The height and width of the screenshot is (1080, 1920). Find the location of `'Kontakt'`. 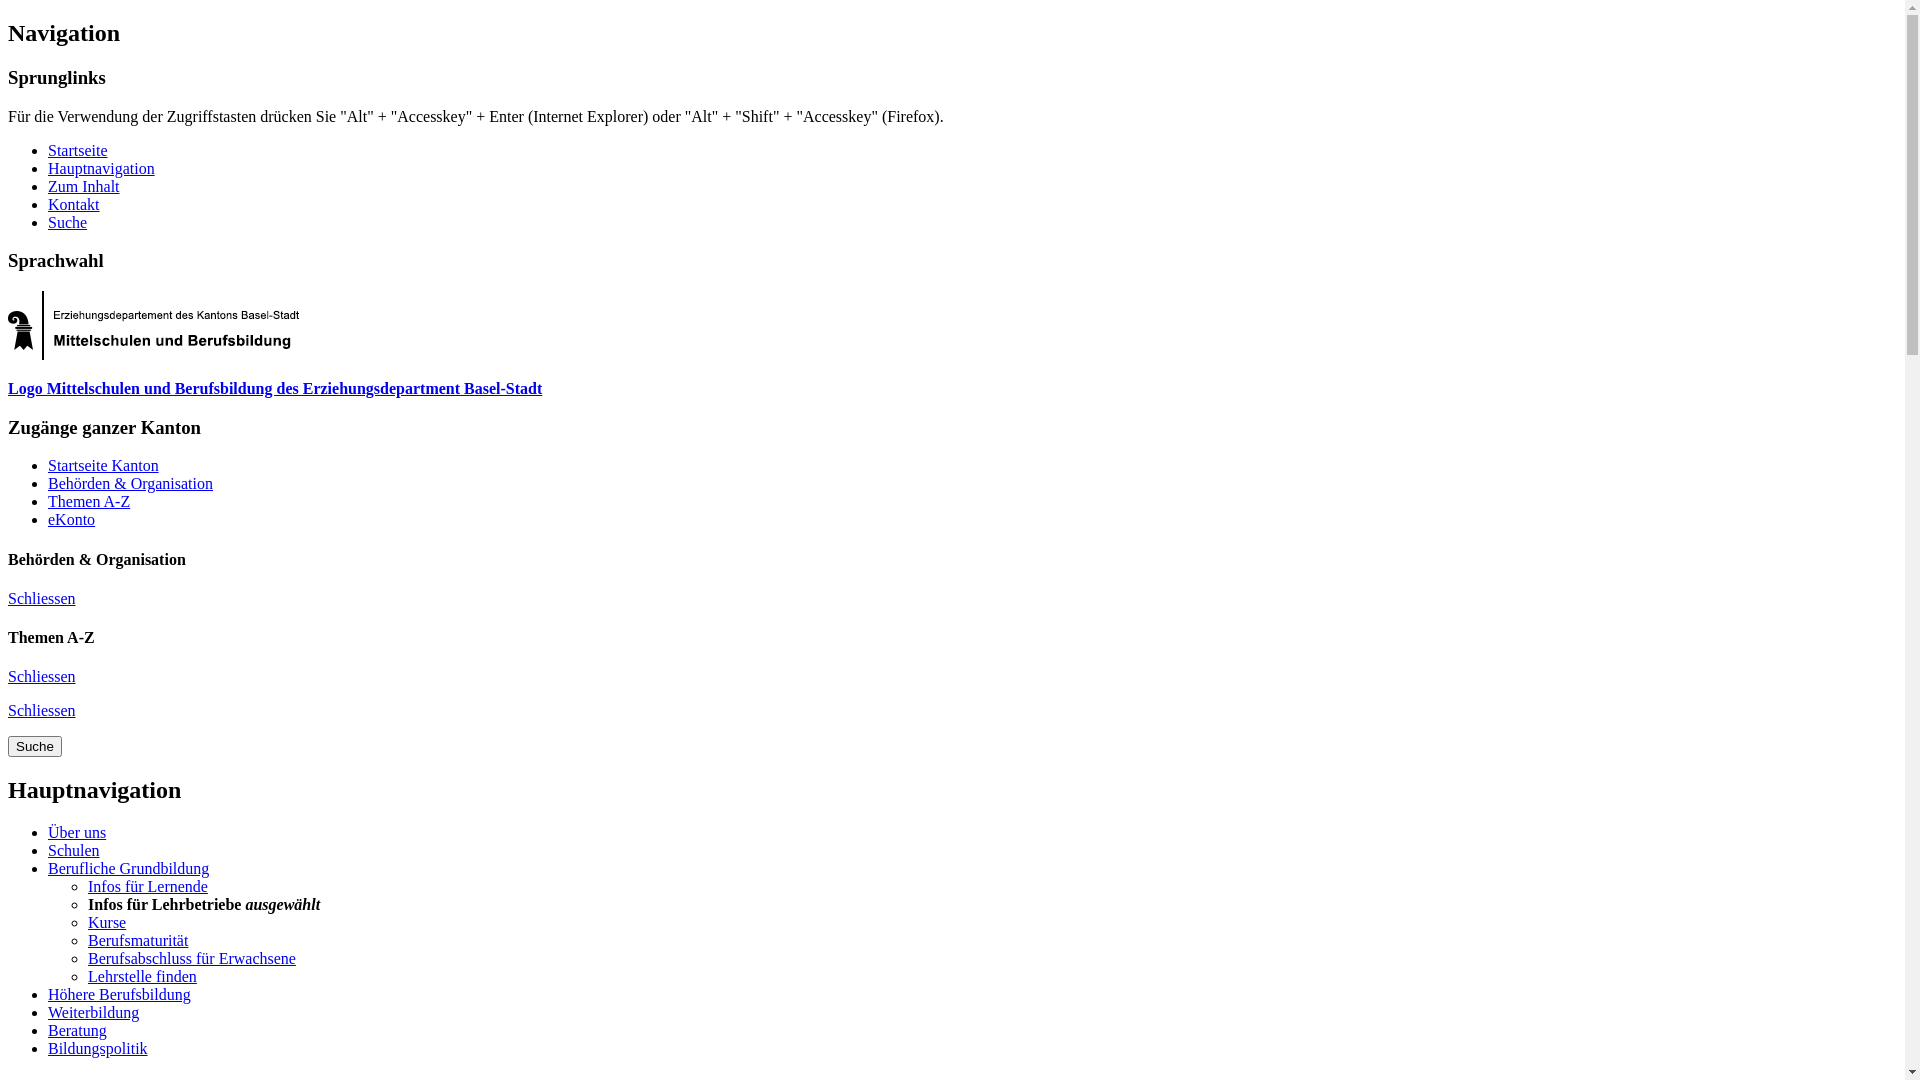

'Kontakt' is located at coordinates (73, 204).